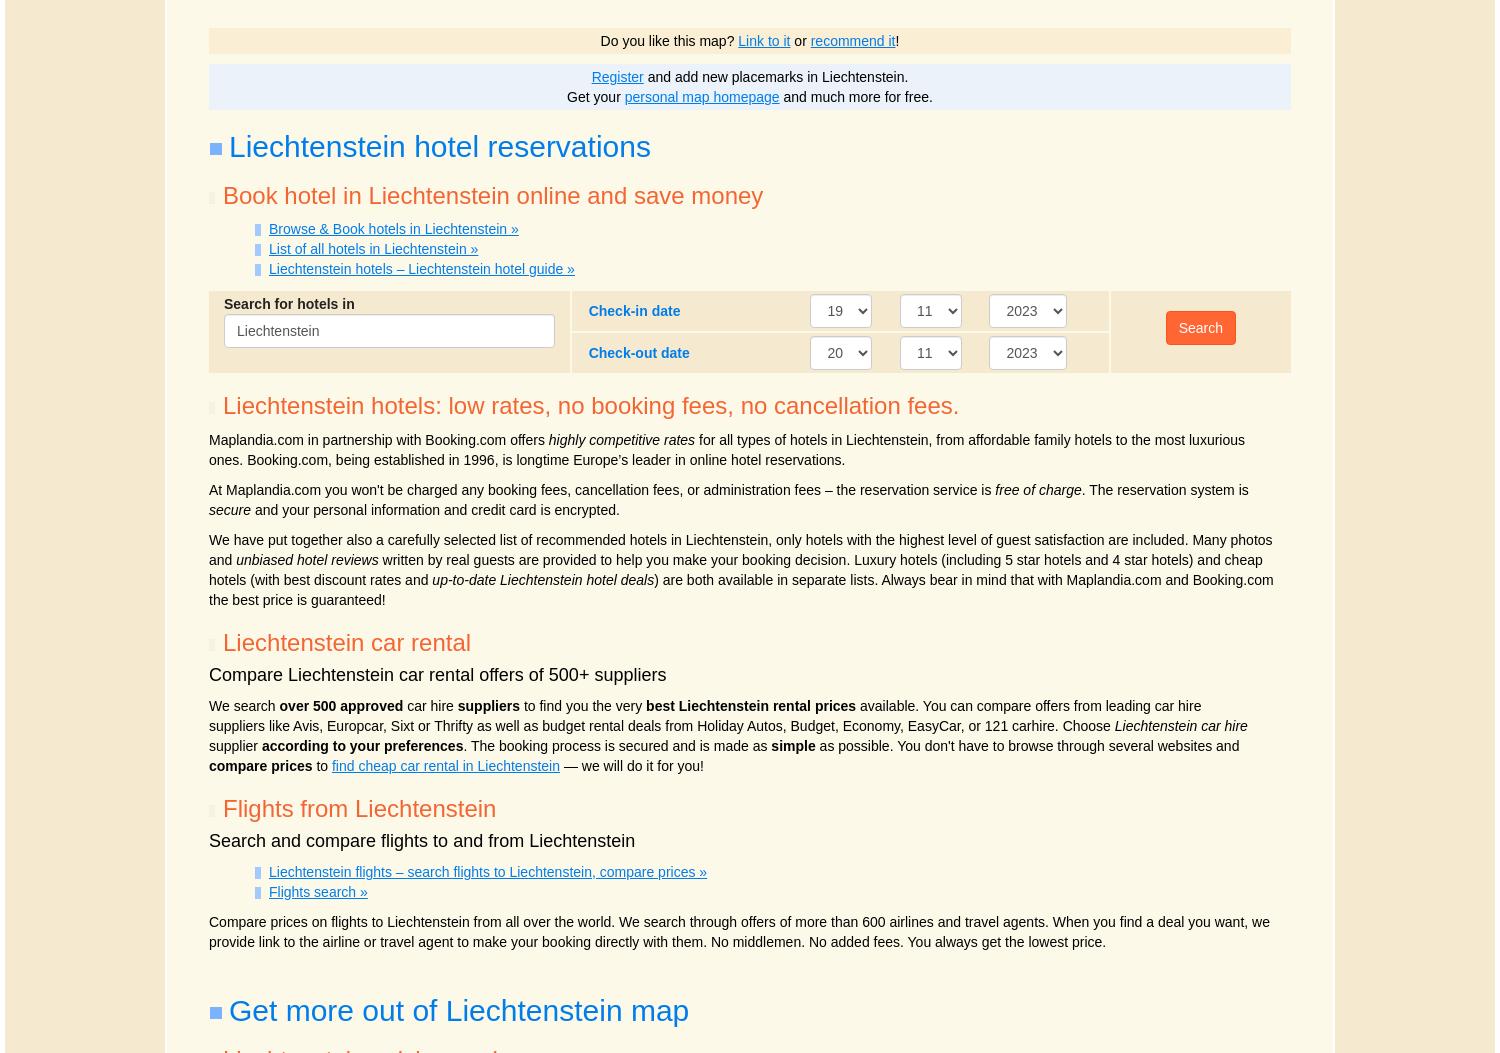 The height and width of the screenshot is (1053, 1500). Describe the element at coordinates (438, 144) in the screenshot. I see `'Liechtenstein hotel reservations'` at that location.